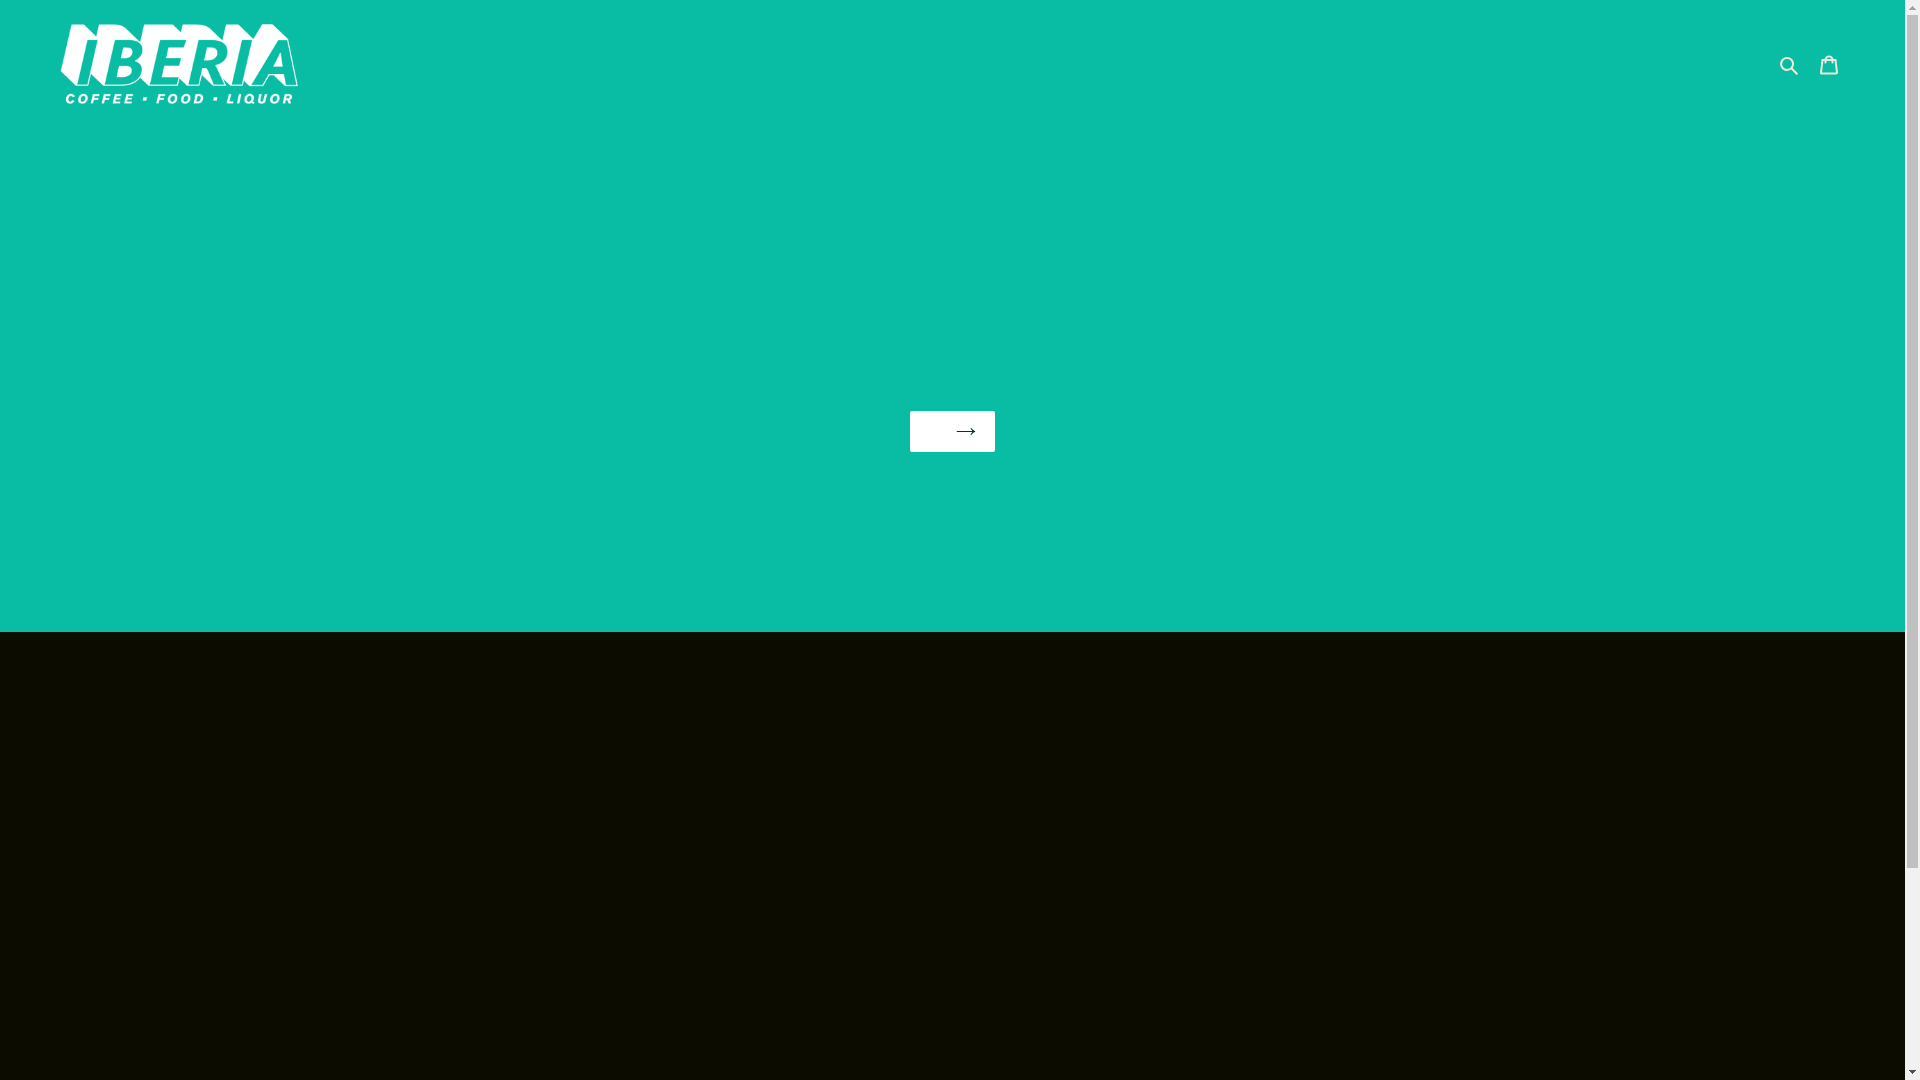 The height and width of the screenshot is (1080, 1920). I want to click on 'Search', so click(1790, 63).